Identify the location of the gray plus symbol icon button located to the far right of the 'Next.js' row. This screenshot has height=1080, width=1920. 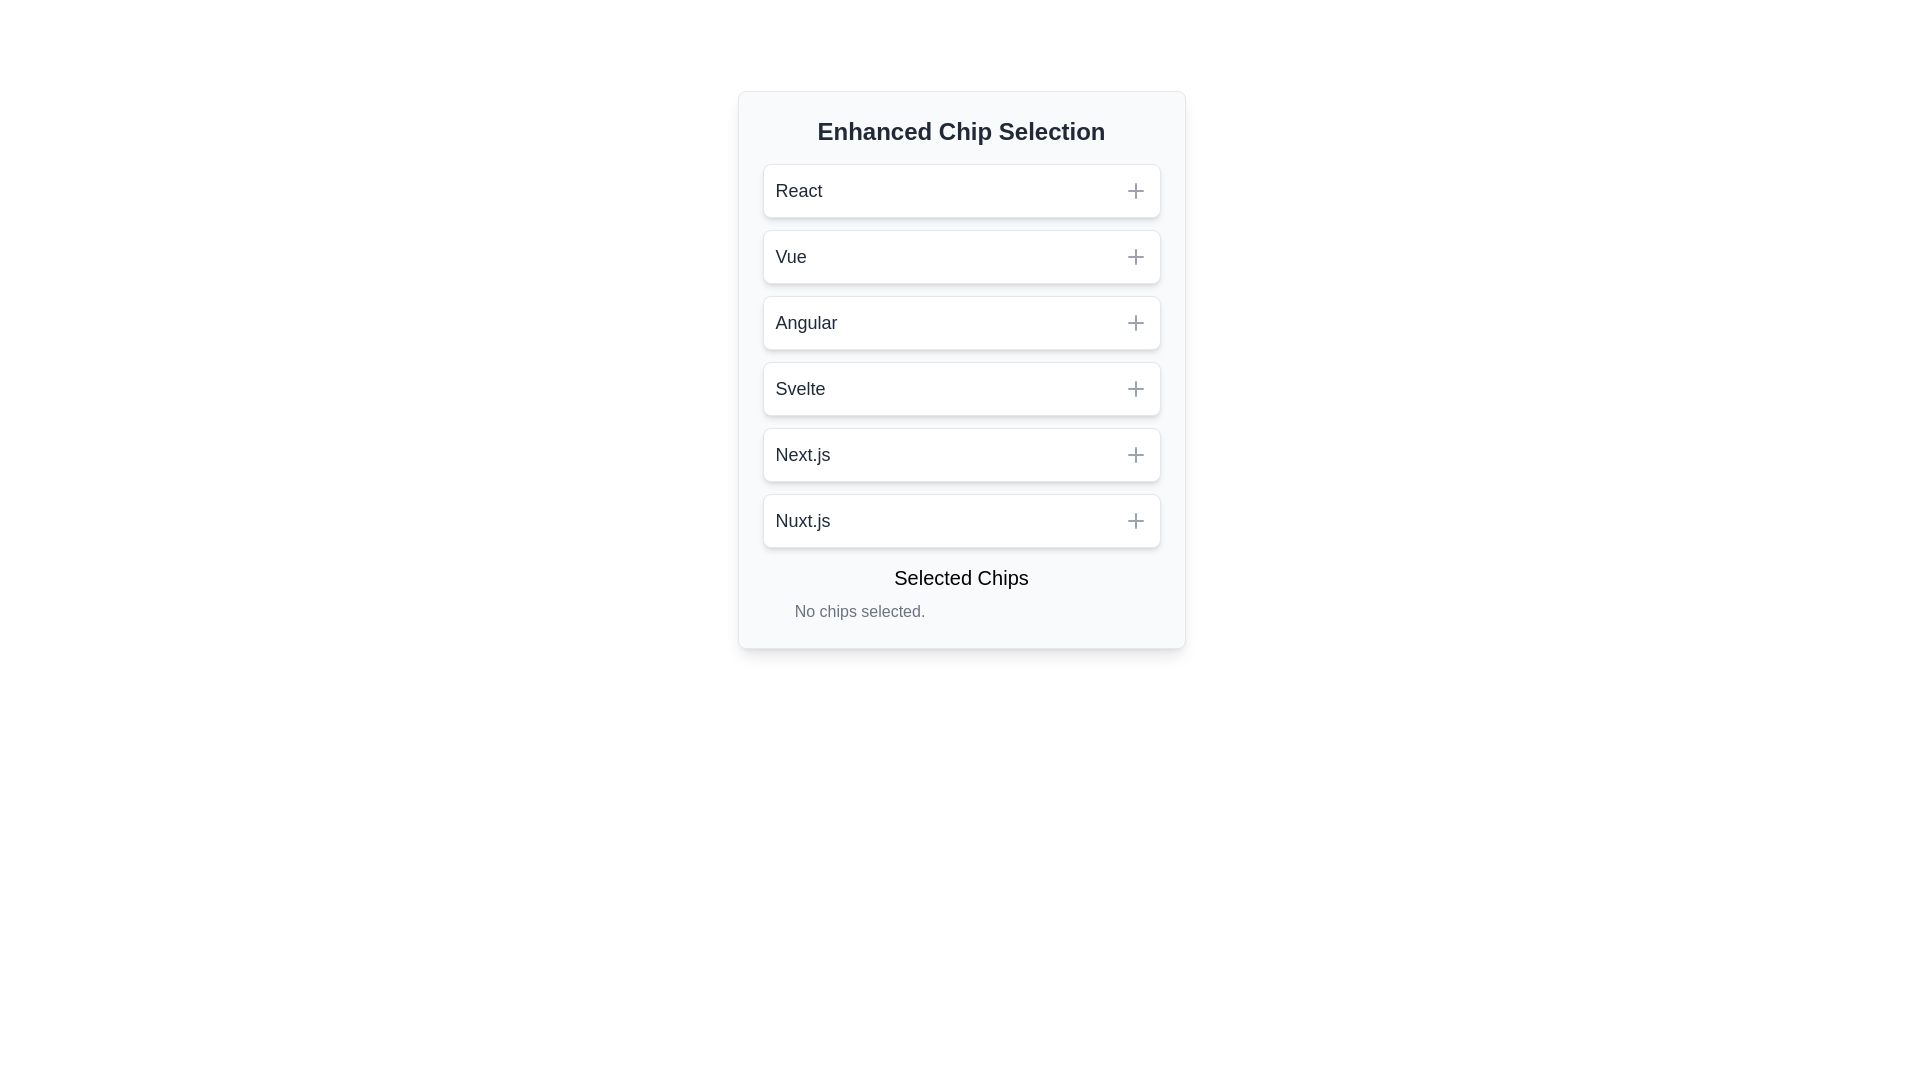
(1135, 455).